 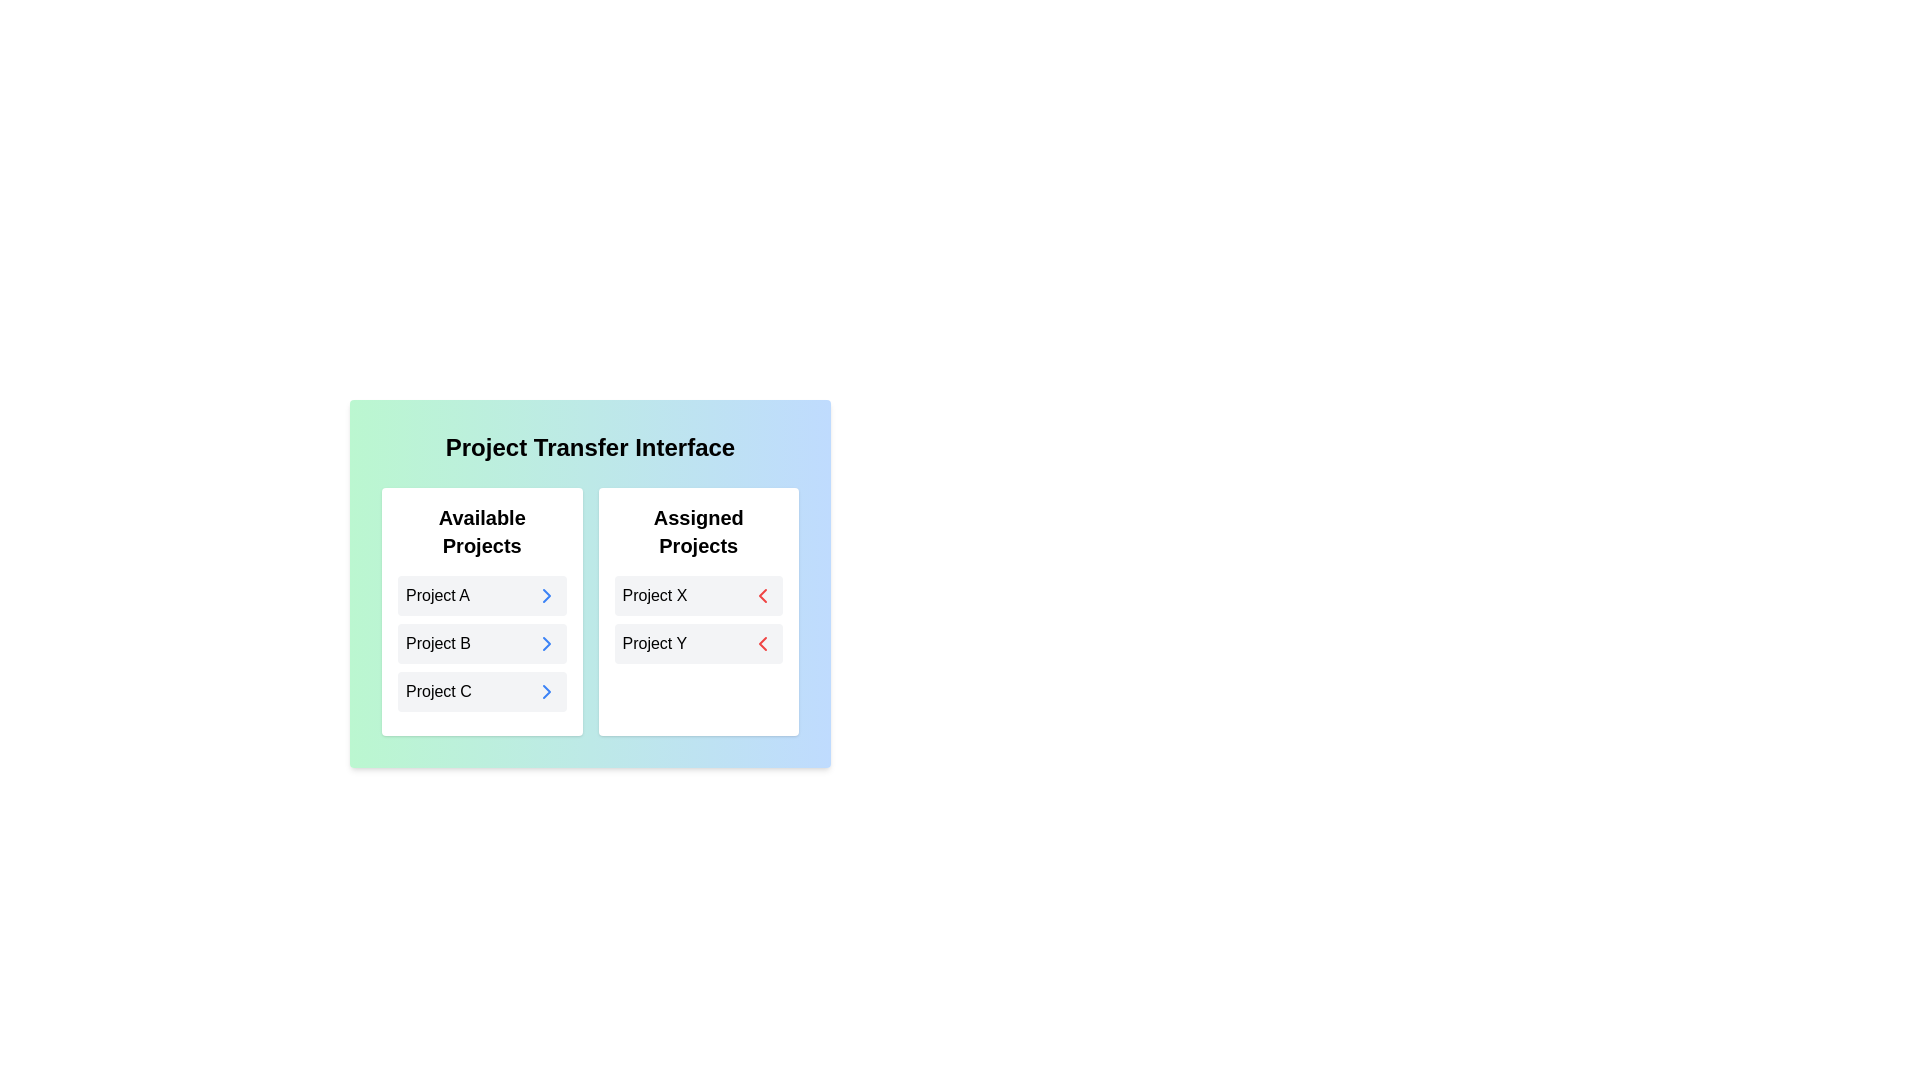 I want to click on the chevron icon indicating an available interaction for 'Project A' in the 'Available Projects' panel, so click(x=546, y=595).